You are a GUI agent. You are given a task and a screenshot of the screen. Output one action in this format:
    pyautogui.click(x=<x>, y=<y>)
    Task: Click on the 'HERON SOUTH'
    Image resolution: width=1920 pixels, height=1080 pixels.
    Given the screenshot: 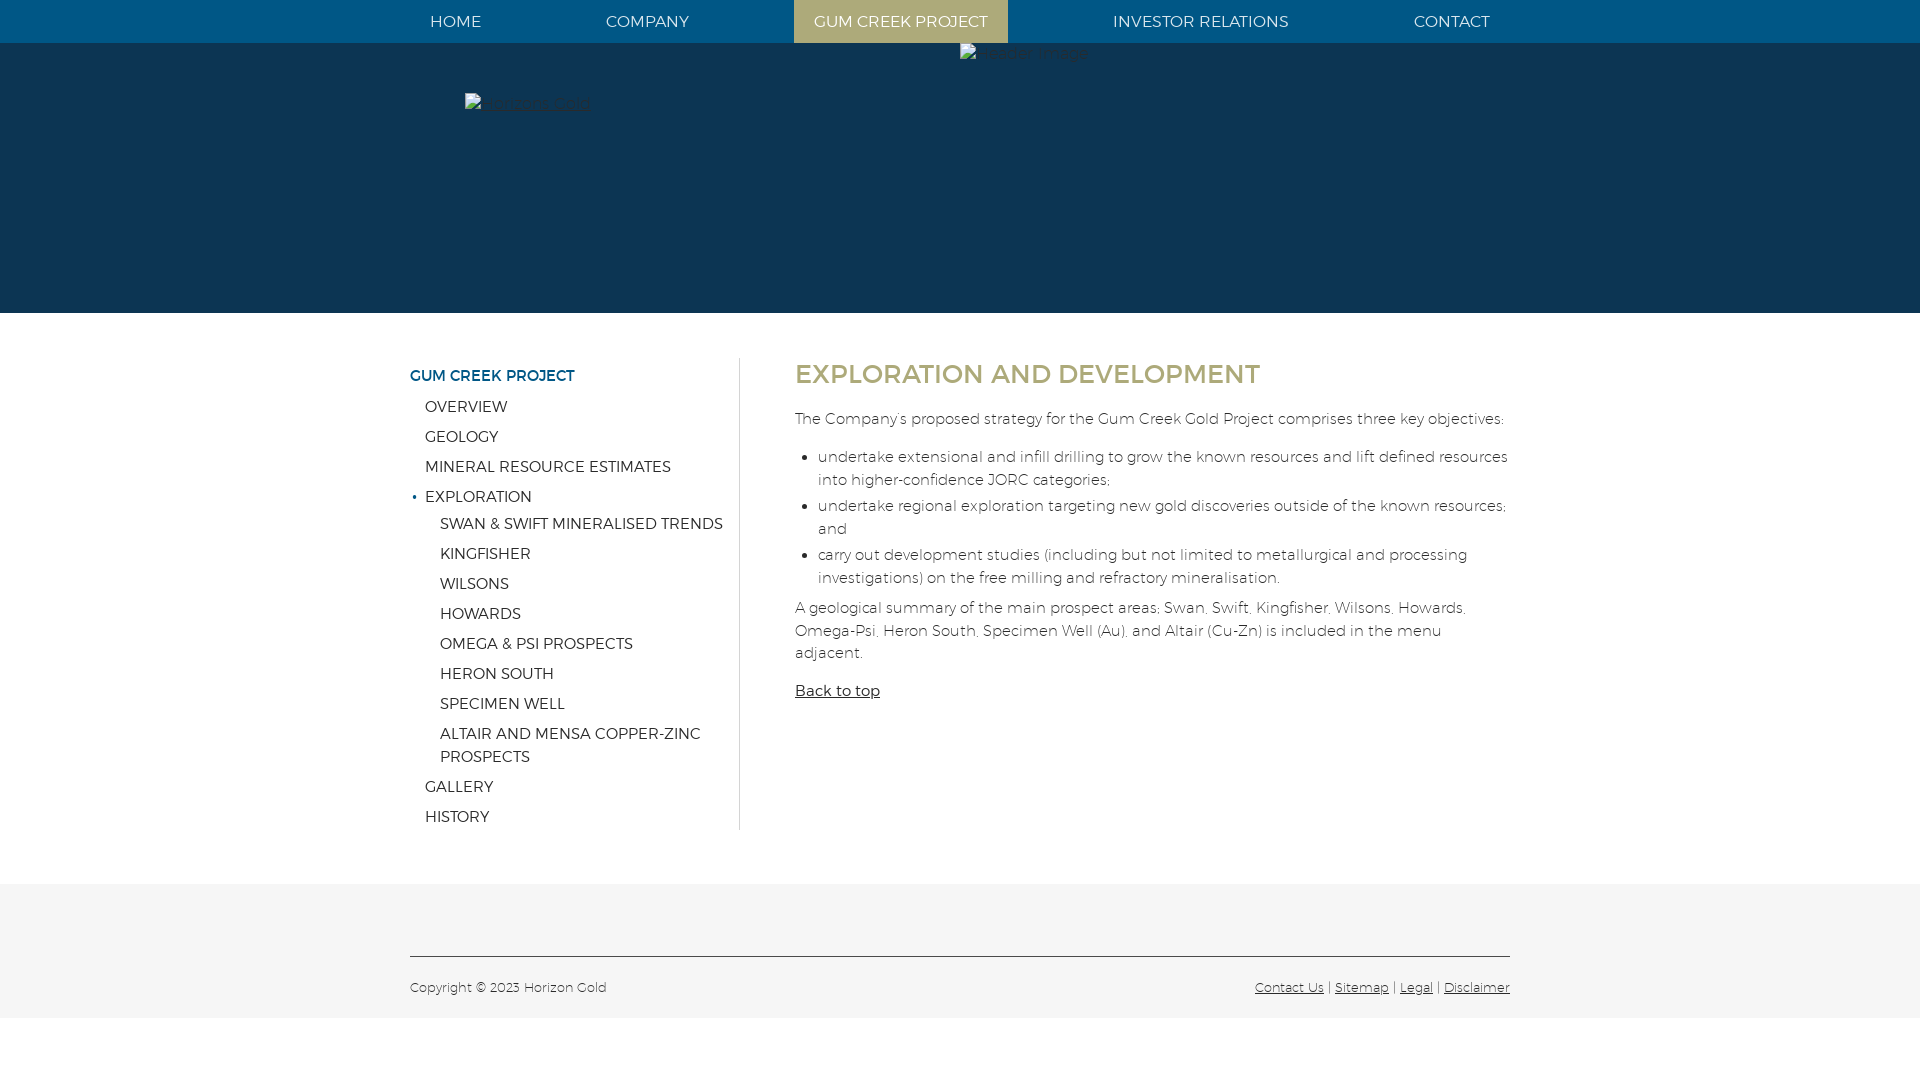 What is the action you would take?
    pyautogui.click(x=439, y=673)
    